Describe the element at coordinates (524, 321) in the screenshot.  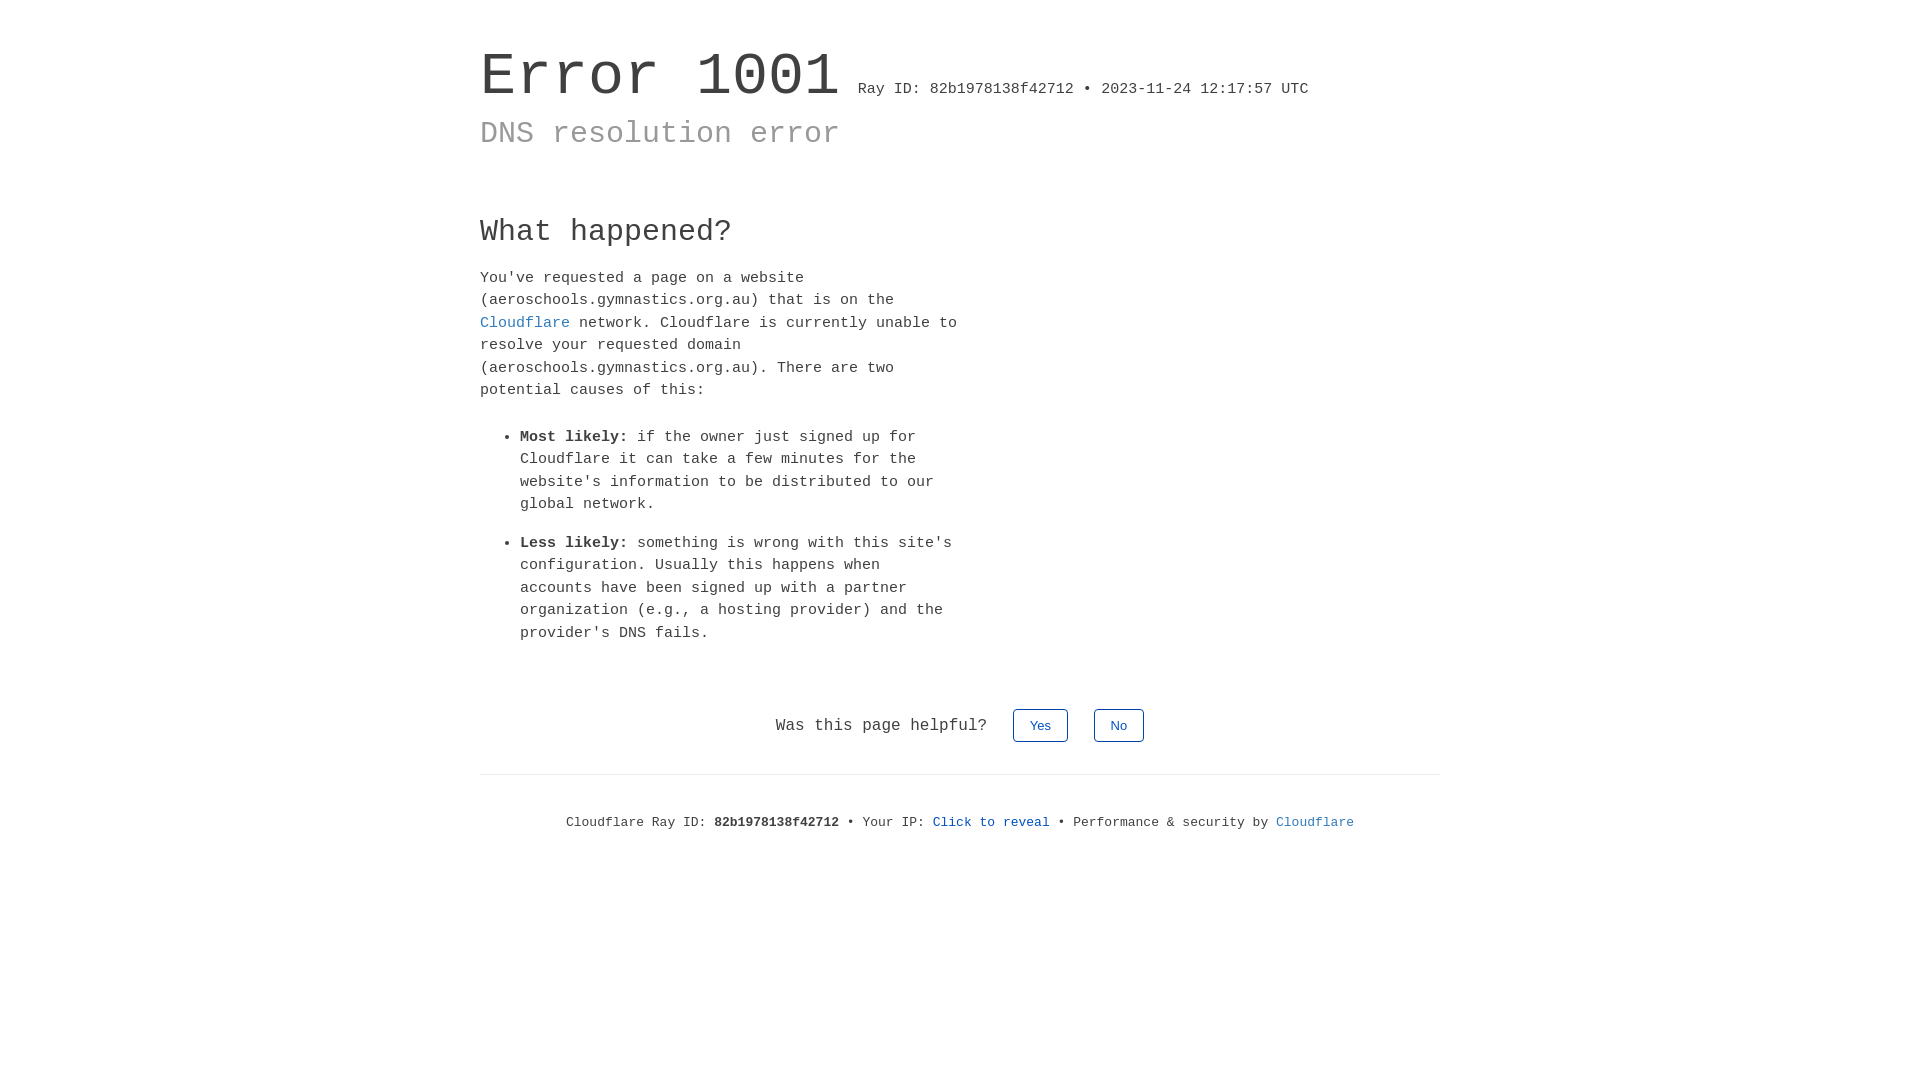
I see `'Cloudflare'` at that location.